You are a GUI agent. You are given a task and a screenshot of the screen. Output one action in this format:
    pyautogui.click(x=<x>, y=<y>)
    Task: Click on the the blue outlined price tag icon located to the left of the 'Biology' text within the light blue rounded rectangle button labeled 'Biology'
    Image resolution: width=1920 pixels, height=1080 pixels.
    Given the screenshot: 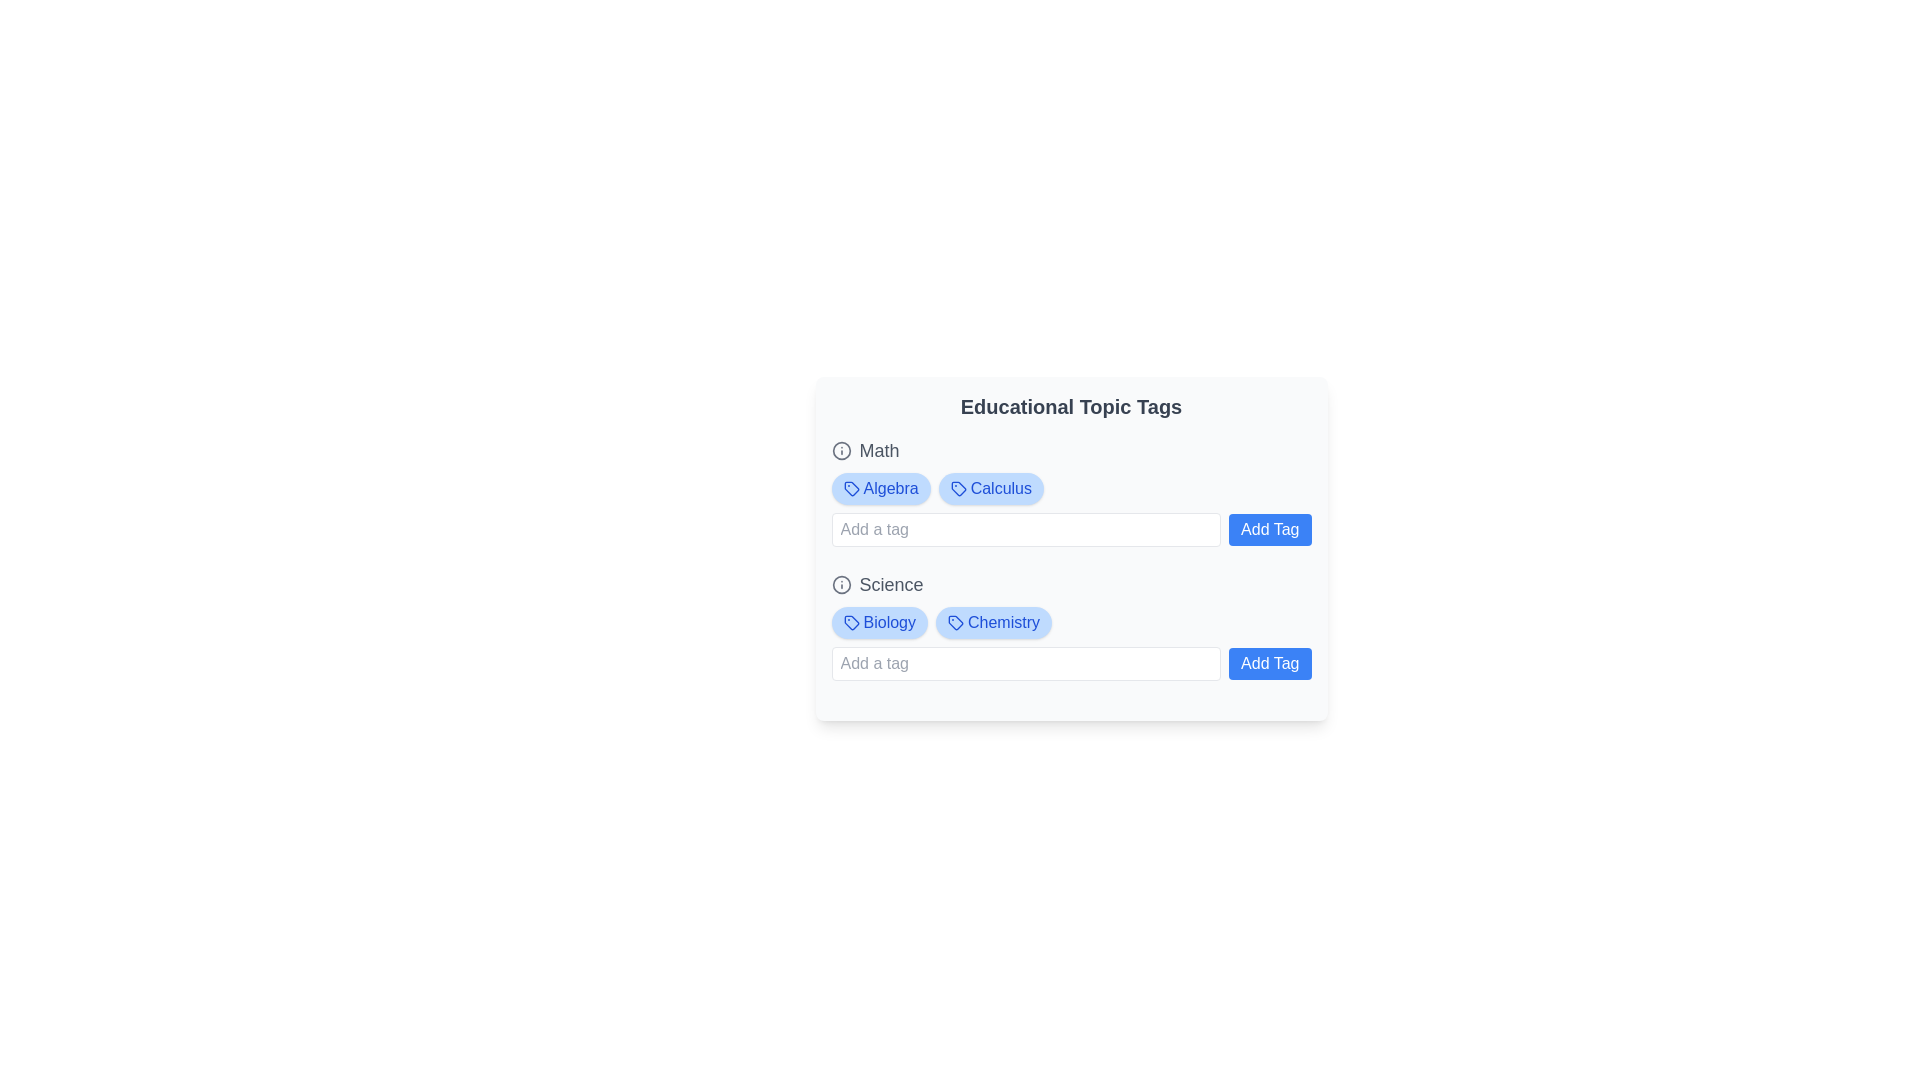 What is the action you would take?
    pyautogui.click(x=851, y=622)
    